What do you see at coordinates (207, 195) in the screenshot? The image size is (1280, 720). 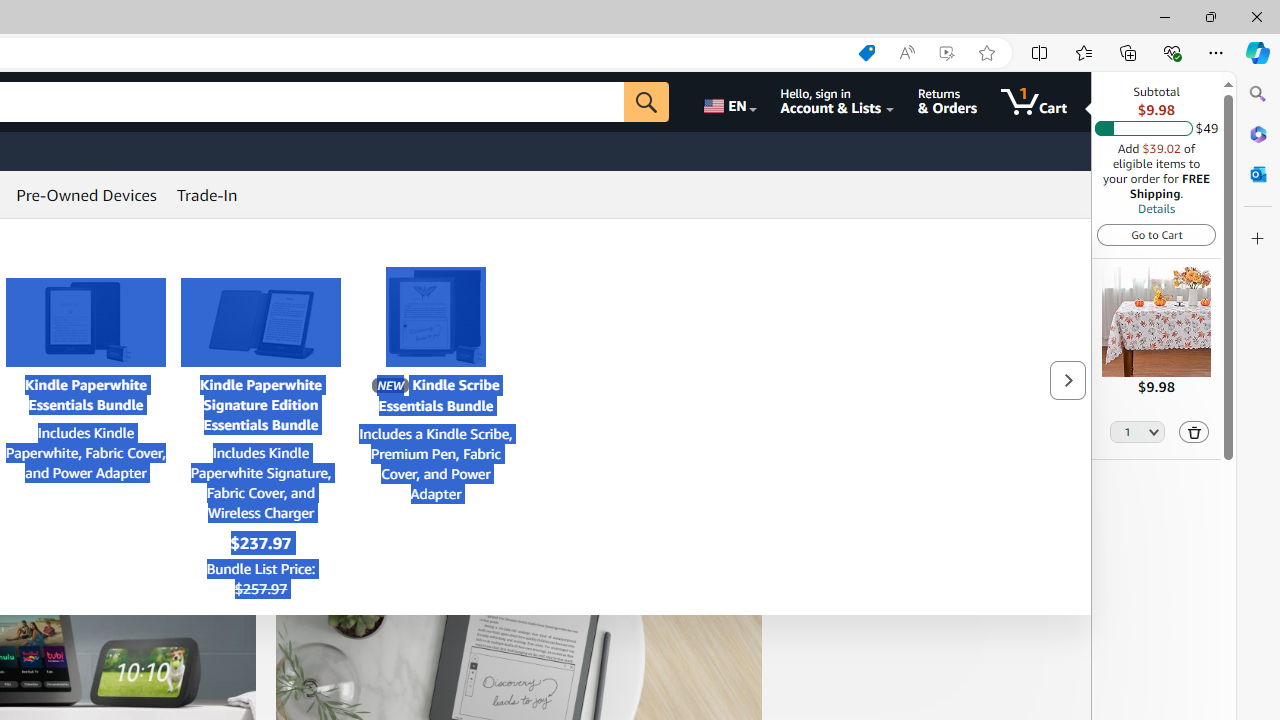 I see `'Trade-In'` at bounding box center [207, 195].